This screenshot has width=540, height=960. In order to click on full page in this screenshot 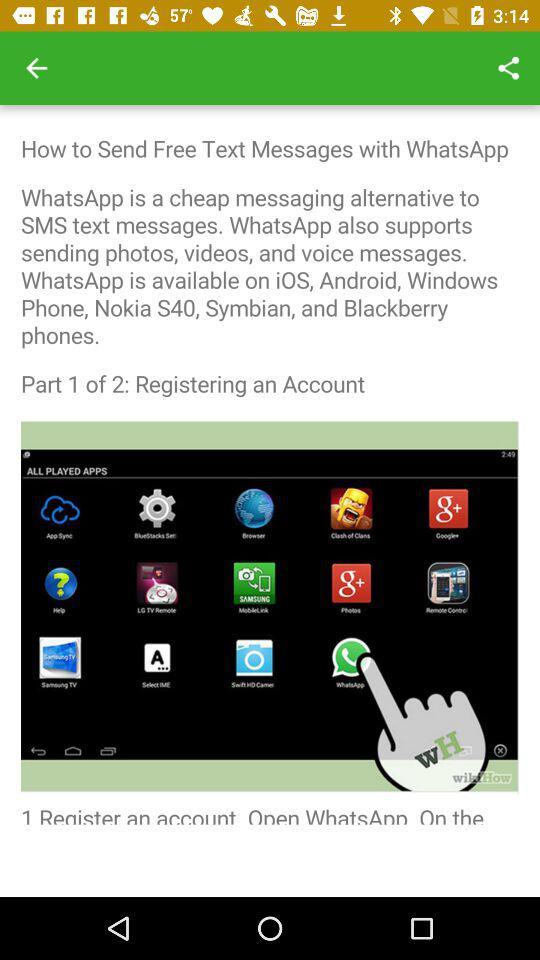, I will do `click(270, 464)`.